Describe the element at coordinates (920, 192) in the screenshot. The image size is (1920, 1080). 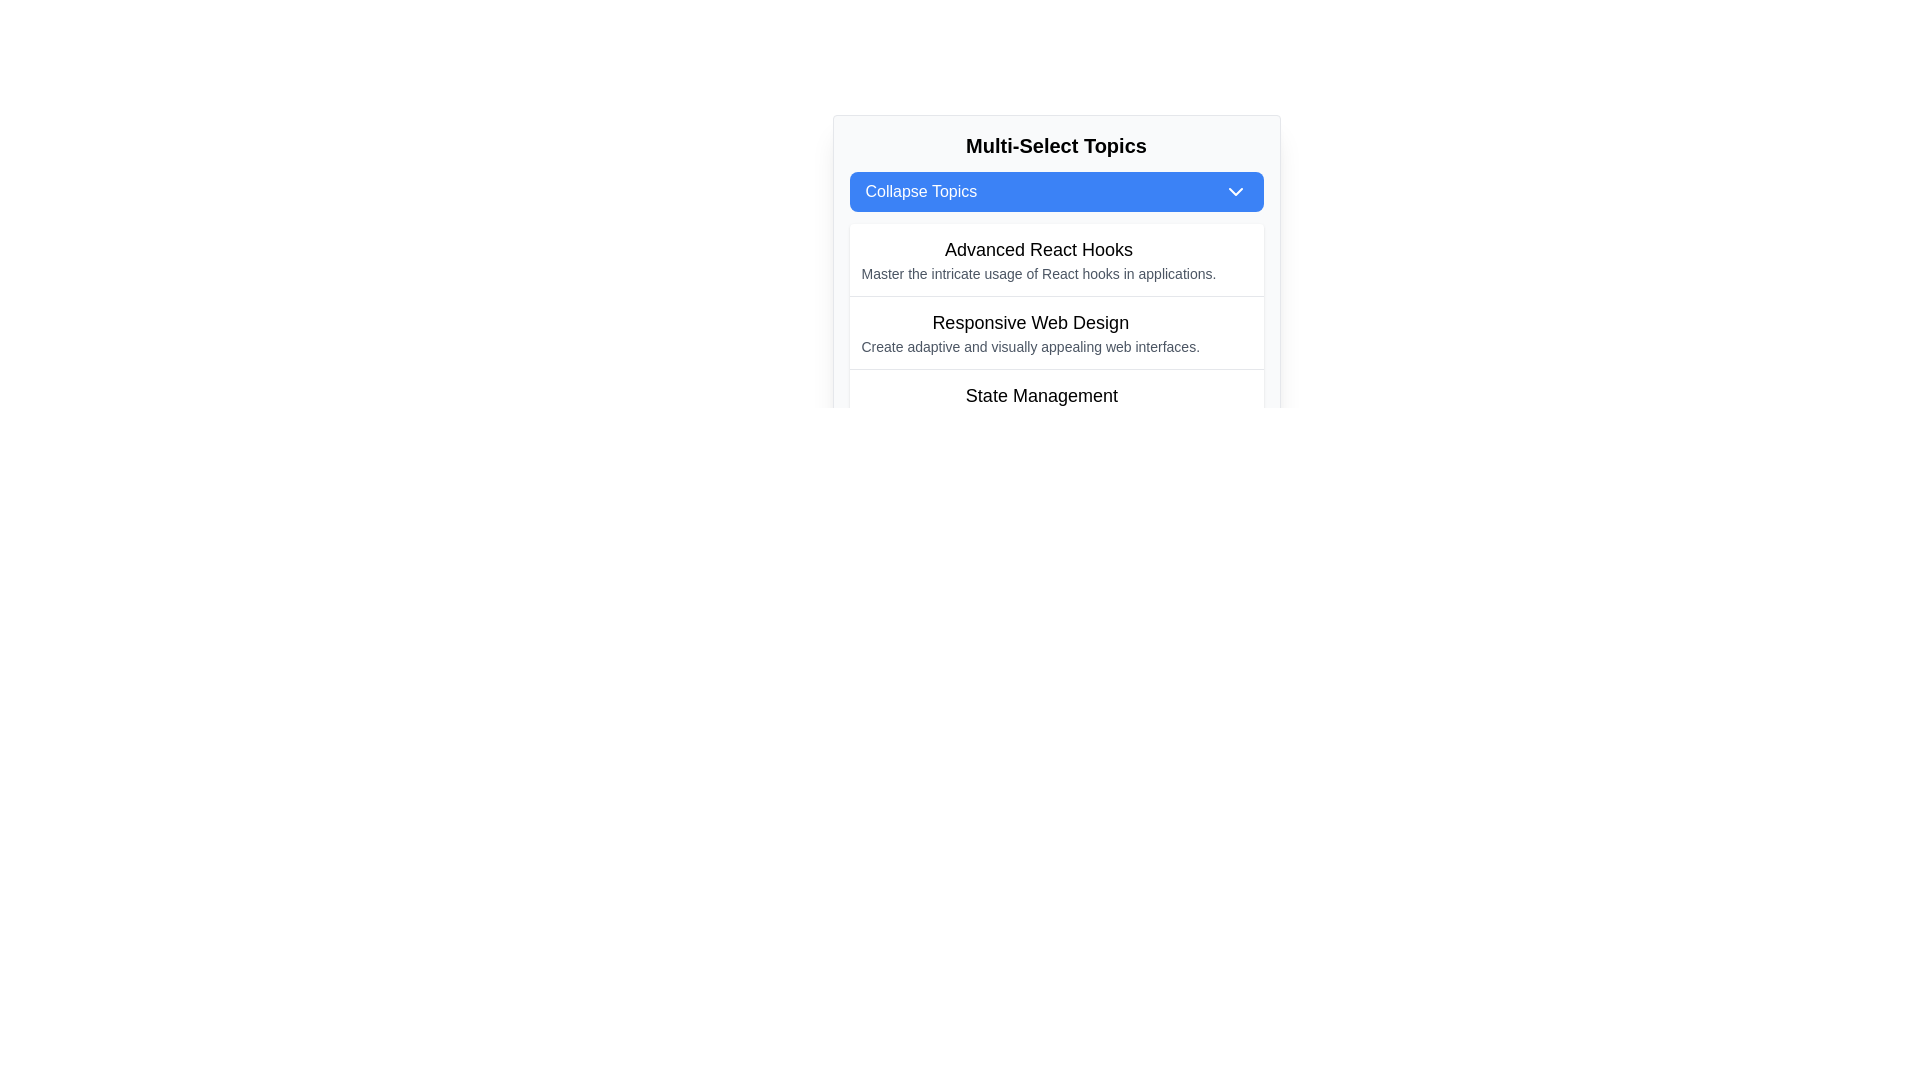
I see `text displayed in the 'Collapse Topics' button, which is styled with rounded edges and has a blue background` at that location.